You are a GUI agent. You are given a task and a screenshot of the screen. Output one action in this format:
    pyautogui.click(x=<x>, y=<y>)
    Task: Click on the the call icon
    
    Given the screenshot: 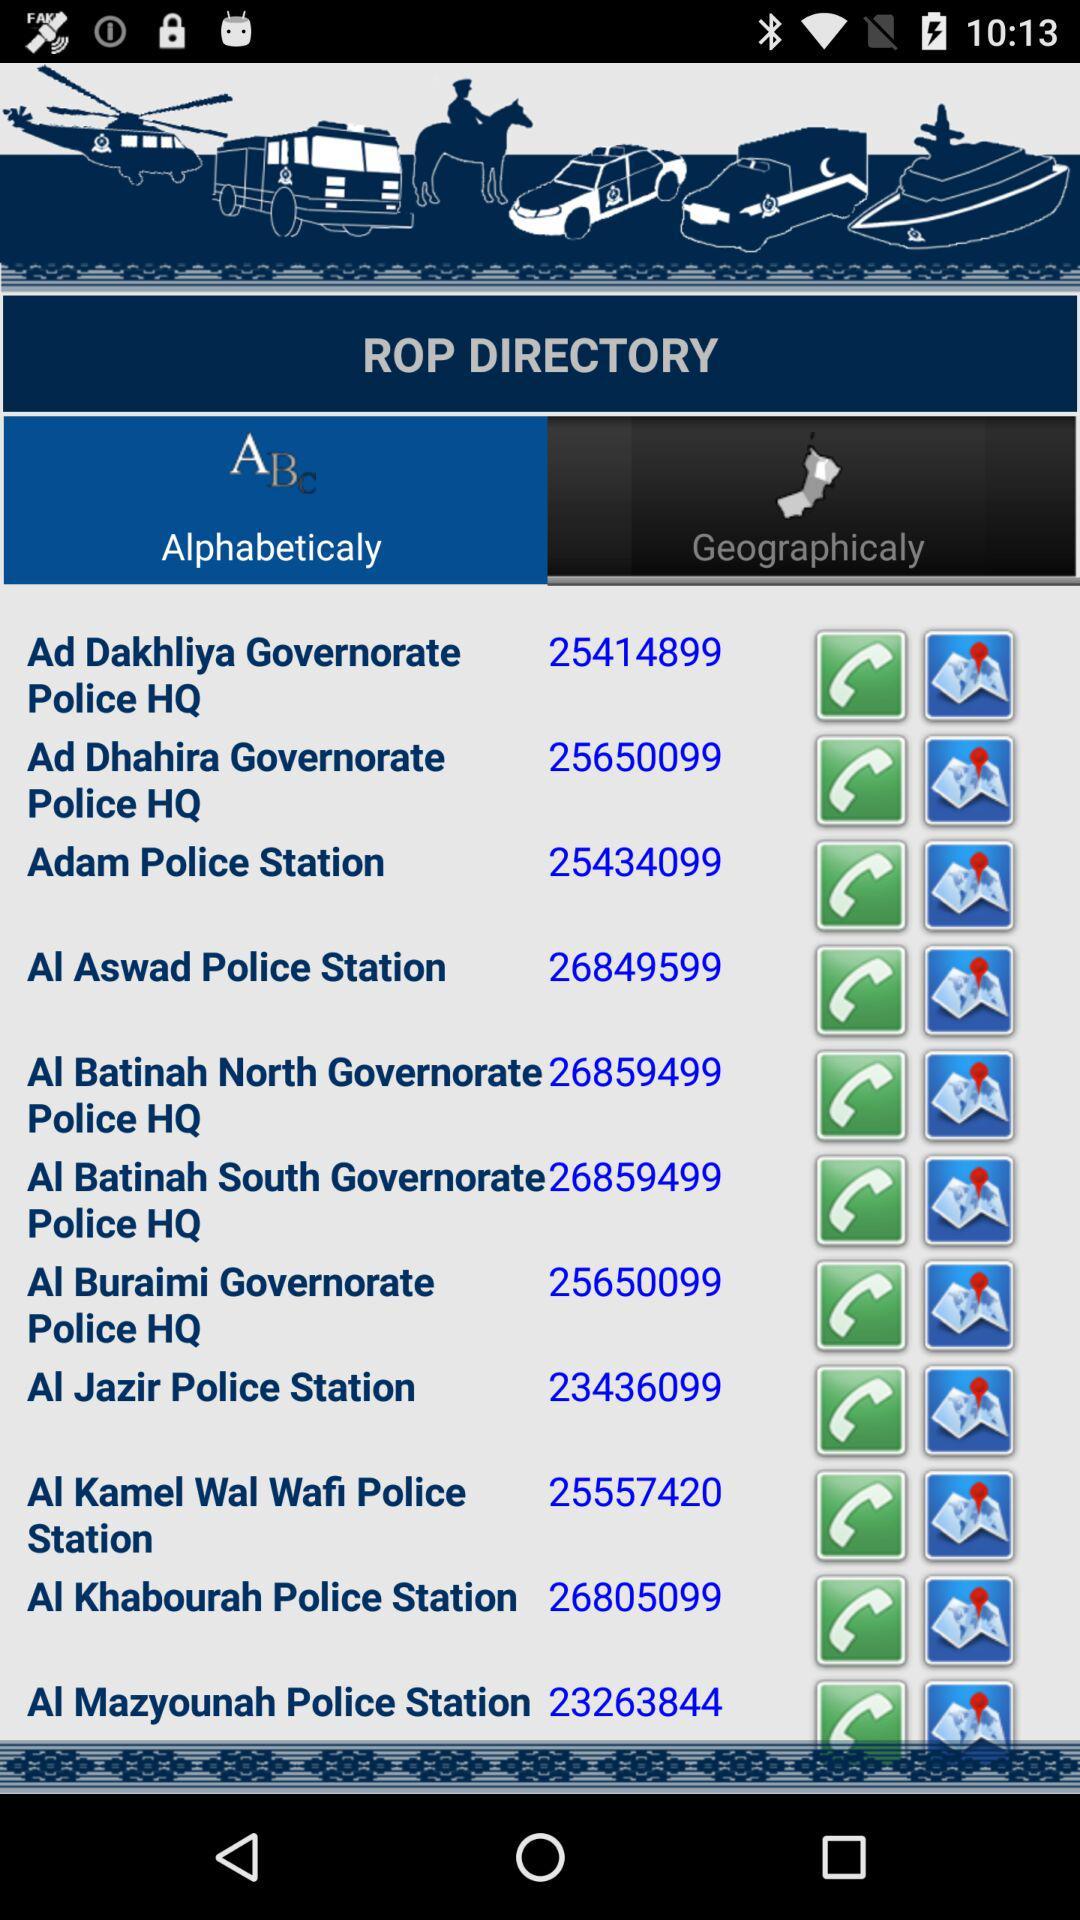 What is the action you would take?
    pyautogui.click(x=859, y=1734)
    